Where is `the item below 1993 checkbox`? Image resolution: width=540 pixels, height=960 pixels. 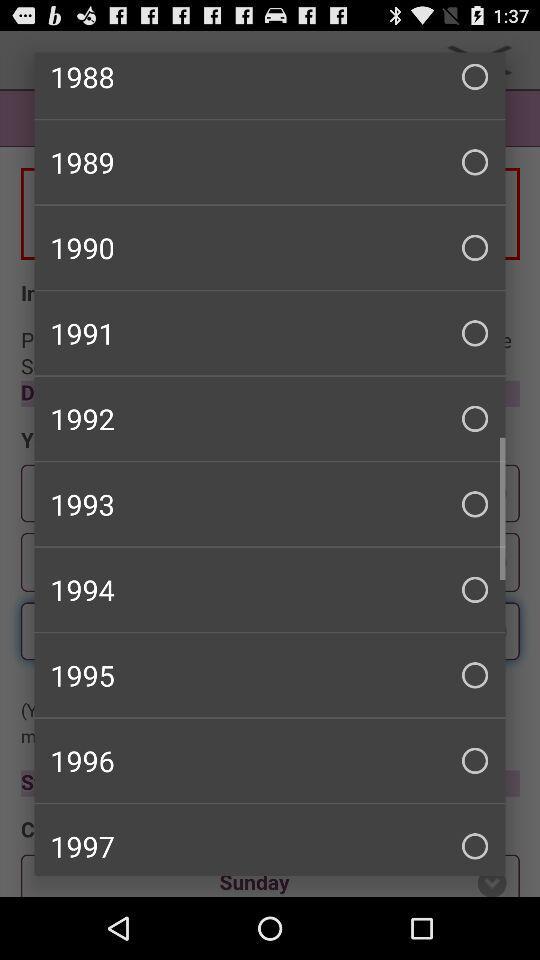
the item below 1993 checkbox is located at coordinates (270, 589).